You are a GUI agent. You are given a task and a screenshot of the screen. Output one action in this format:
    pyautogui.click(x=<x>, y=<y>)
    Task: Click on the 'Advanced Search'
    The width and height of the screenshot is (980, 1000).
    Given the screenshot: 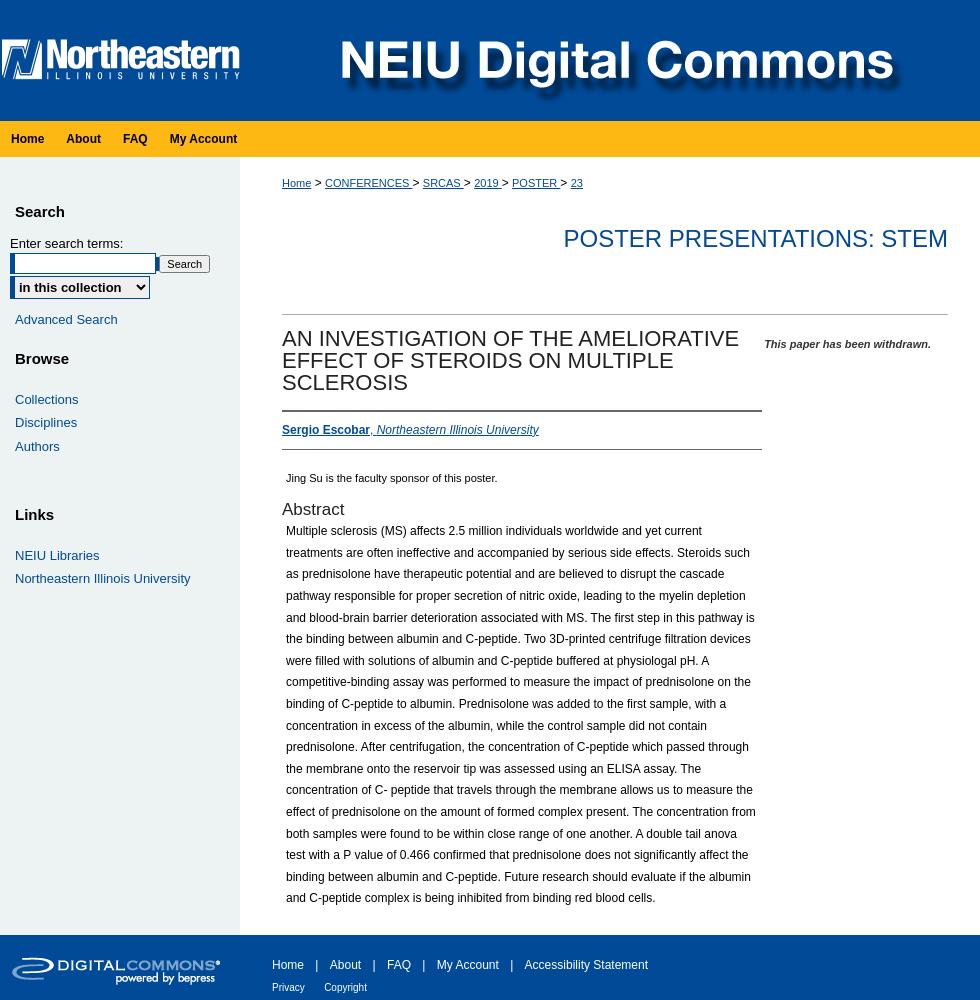 What is the action you would take?
    pyautogui.click(x=65, y=317)
    